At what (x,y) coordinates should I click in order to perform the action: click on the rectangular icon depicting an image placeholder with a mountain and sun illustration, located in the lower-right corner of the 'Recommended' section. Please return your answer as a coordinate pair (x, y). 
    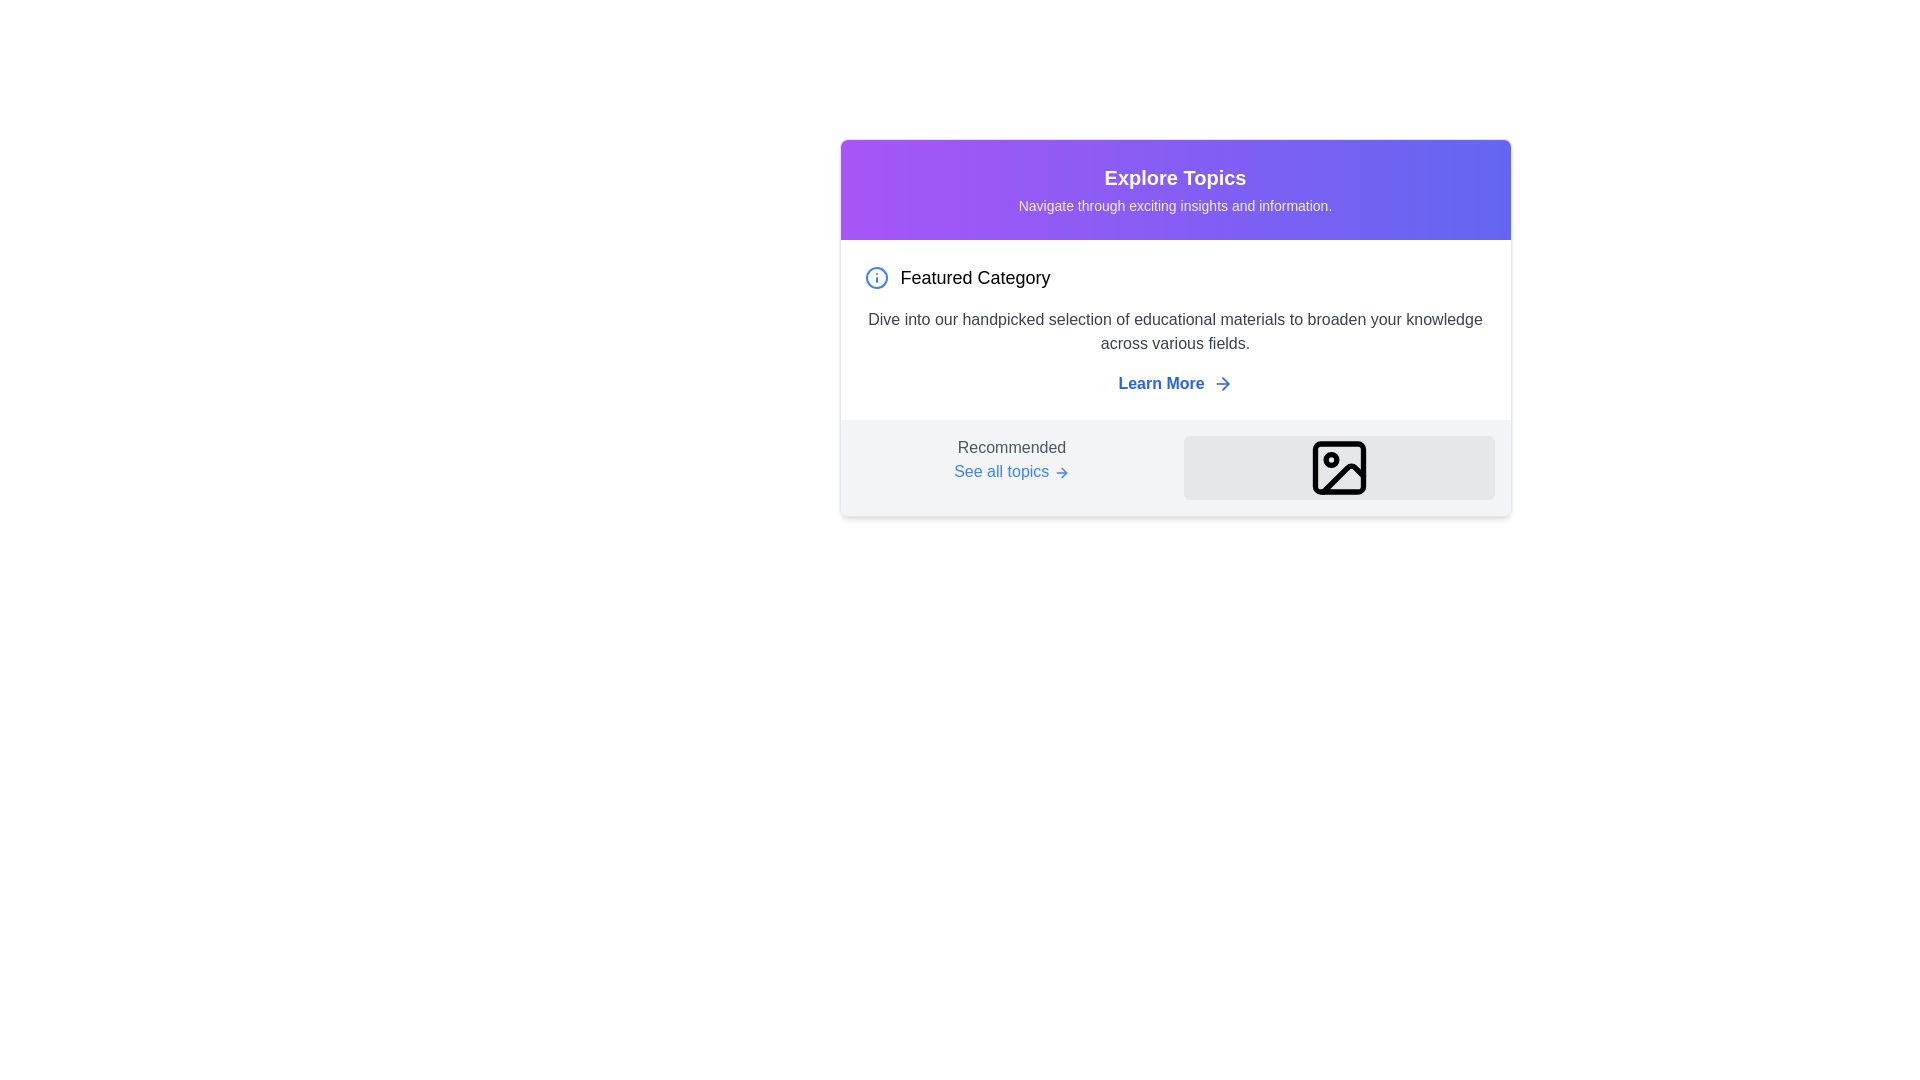
    Looking at the image, I should click on (1339, 467).